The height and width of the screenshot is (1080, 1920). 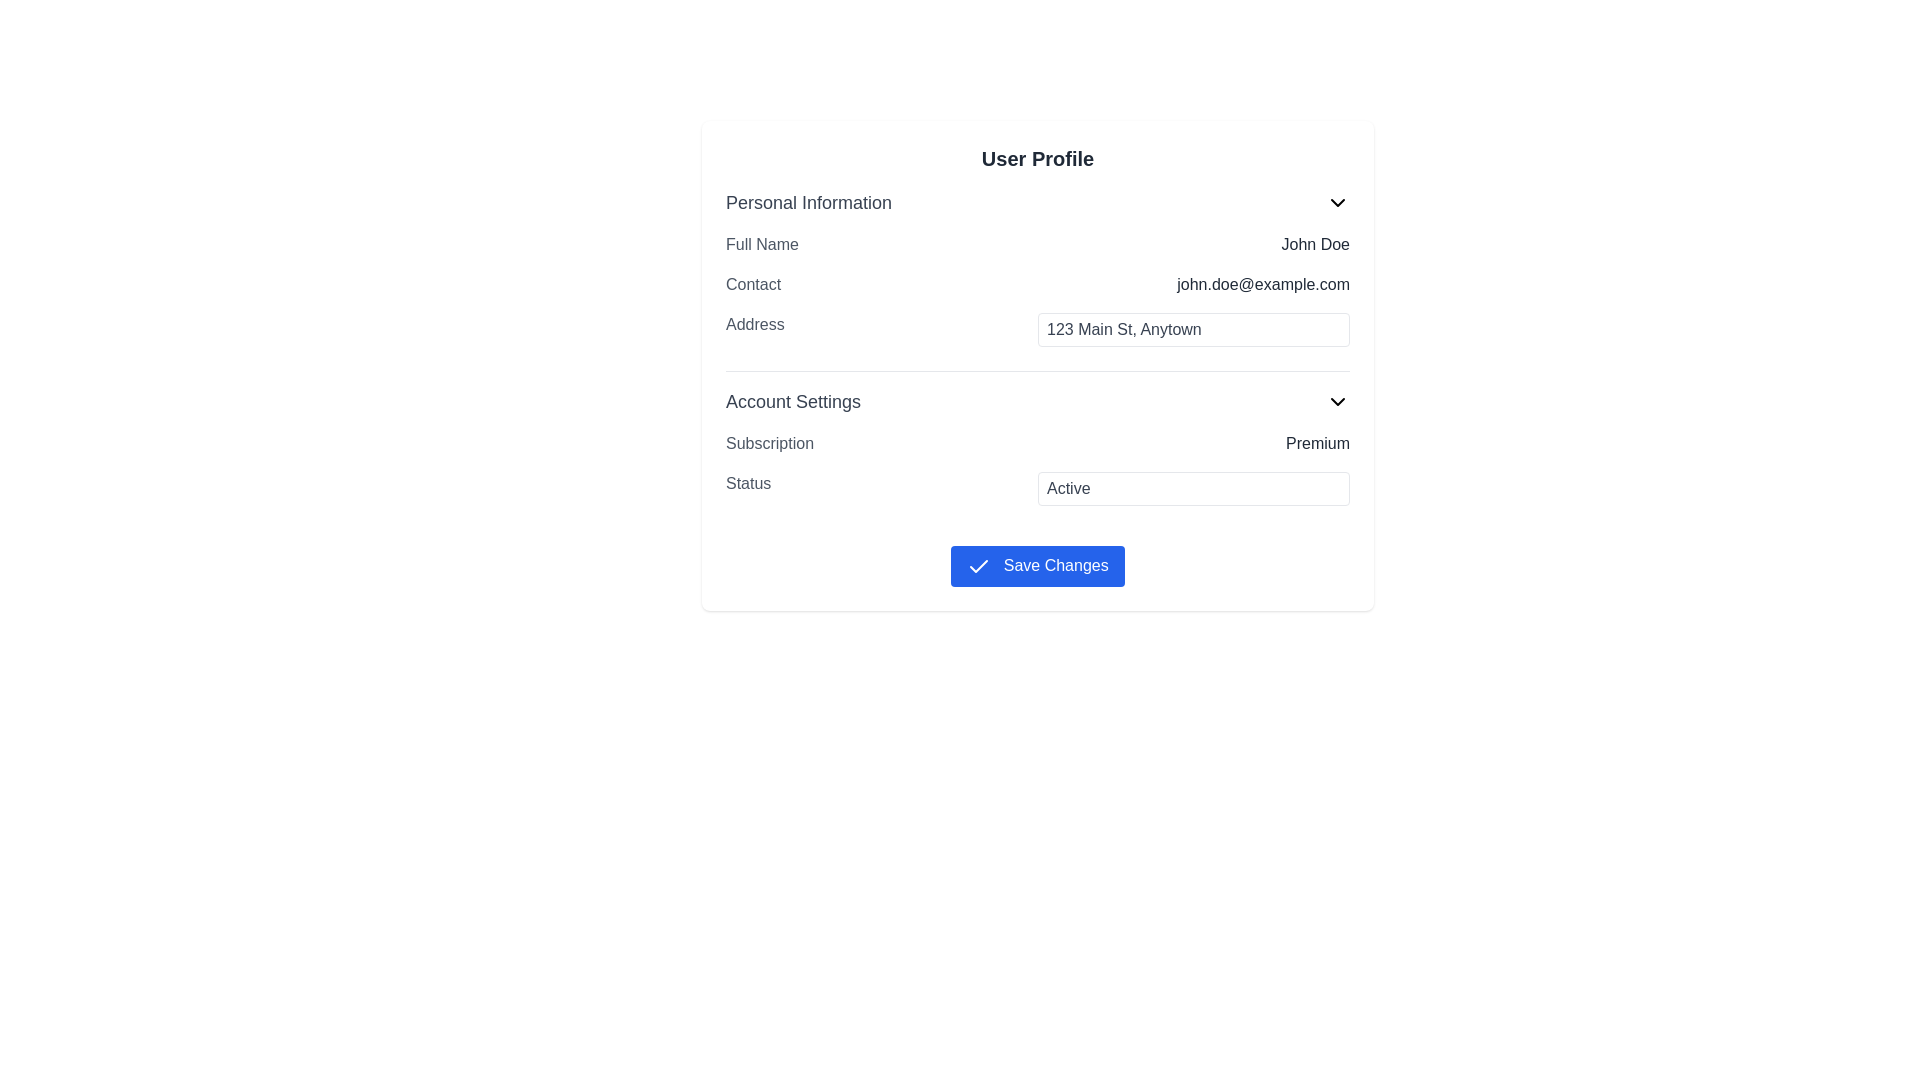 I want to click on the Information Display Section titled 'Personal Information' which contains the user's name, email, and address, located in the top area of the card interface, so click(x=1037, y=272).